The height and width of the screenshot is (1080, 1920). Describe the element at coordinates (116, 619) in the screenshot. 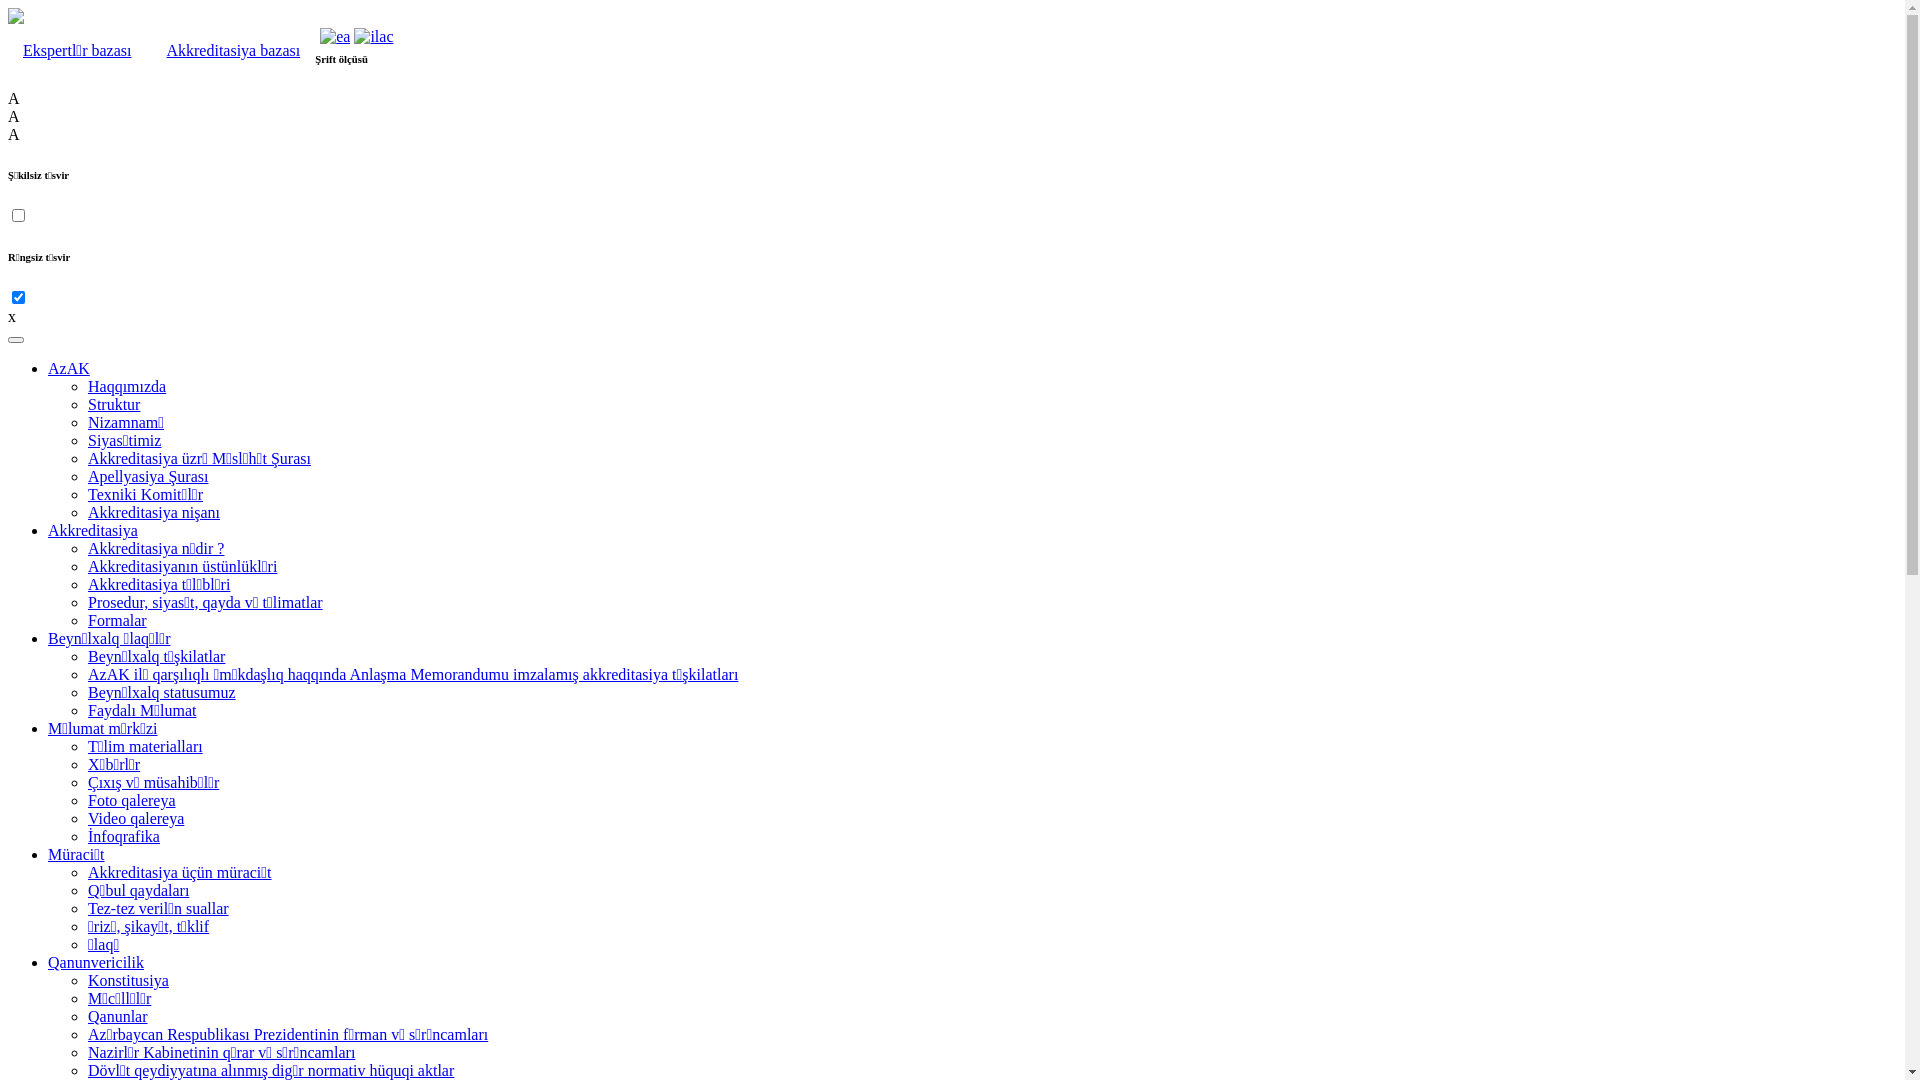

I see `'Formalar'` at that location.